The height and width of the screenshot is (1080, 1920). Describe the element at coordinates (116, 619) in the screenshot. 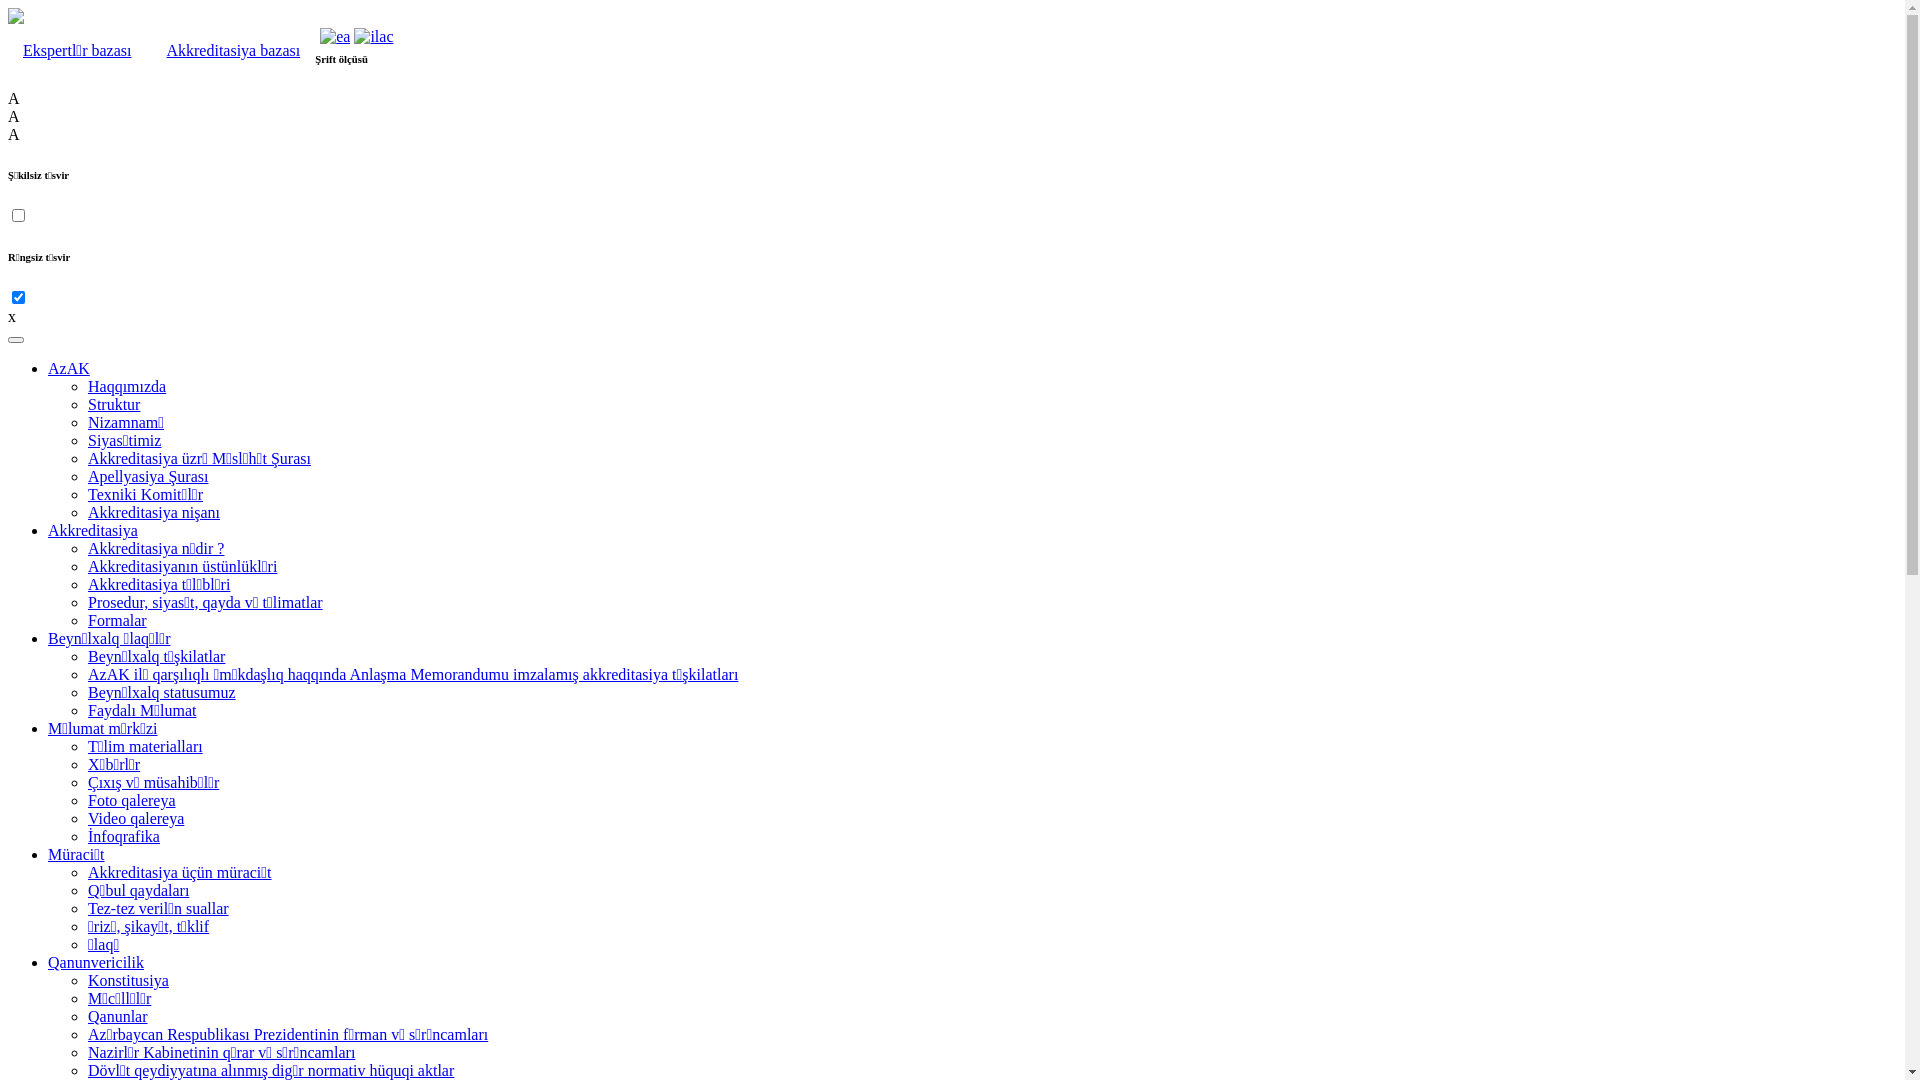

I see `'Formalar'` at that location.